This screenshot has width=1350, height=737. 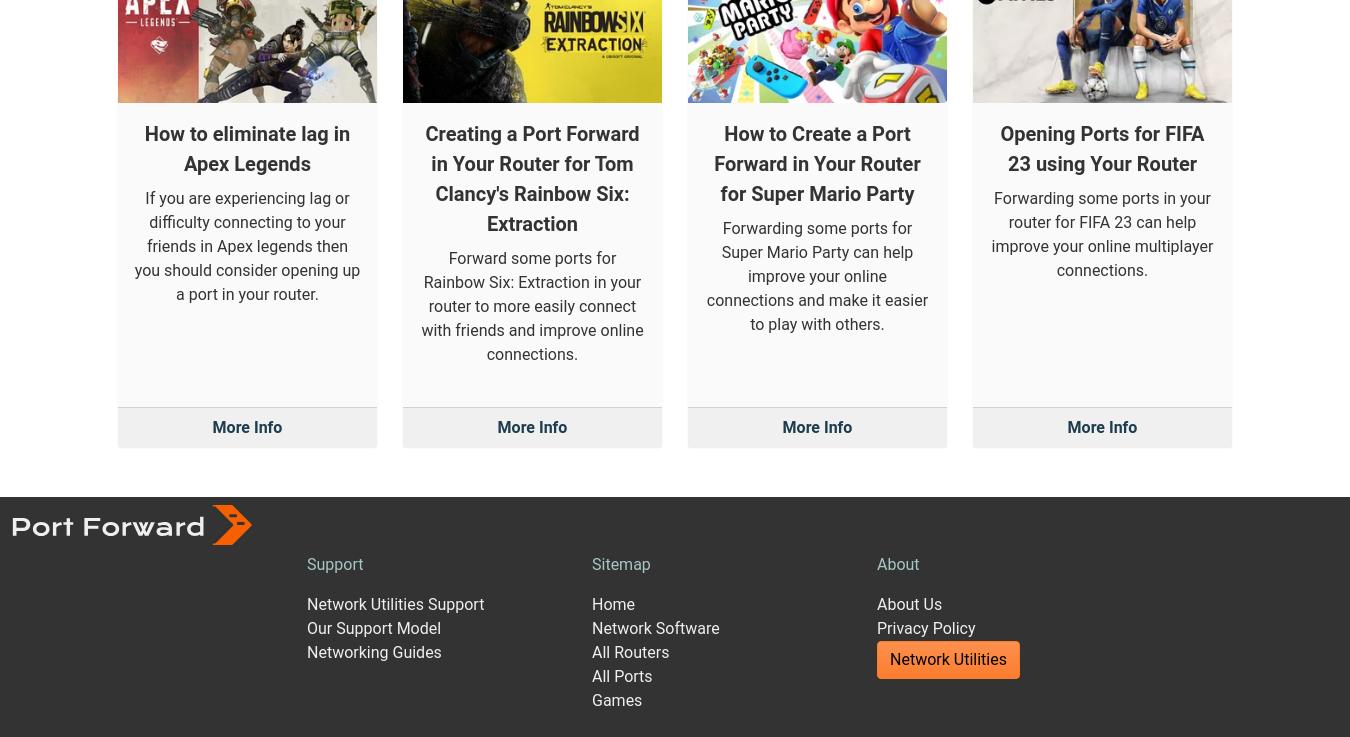 I want to click on 'Home', so click(x=613, y=410).